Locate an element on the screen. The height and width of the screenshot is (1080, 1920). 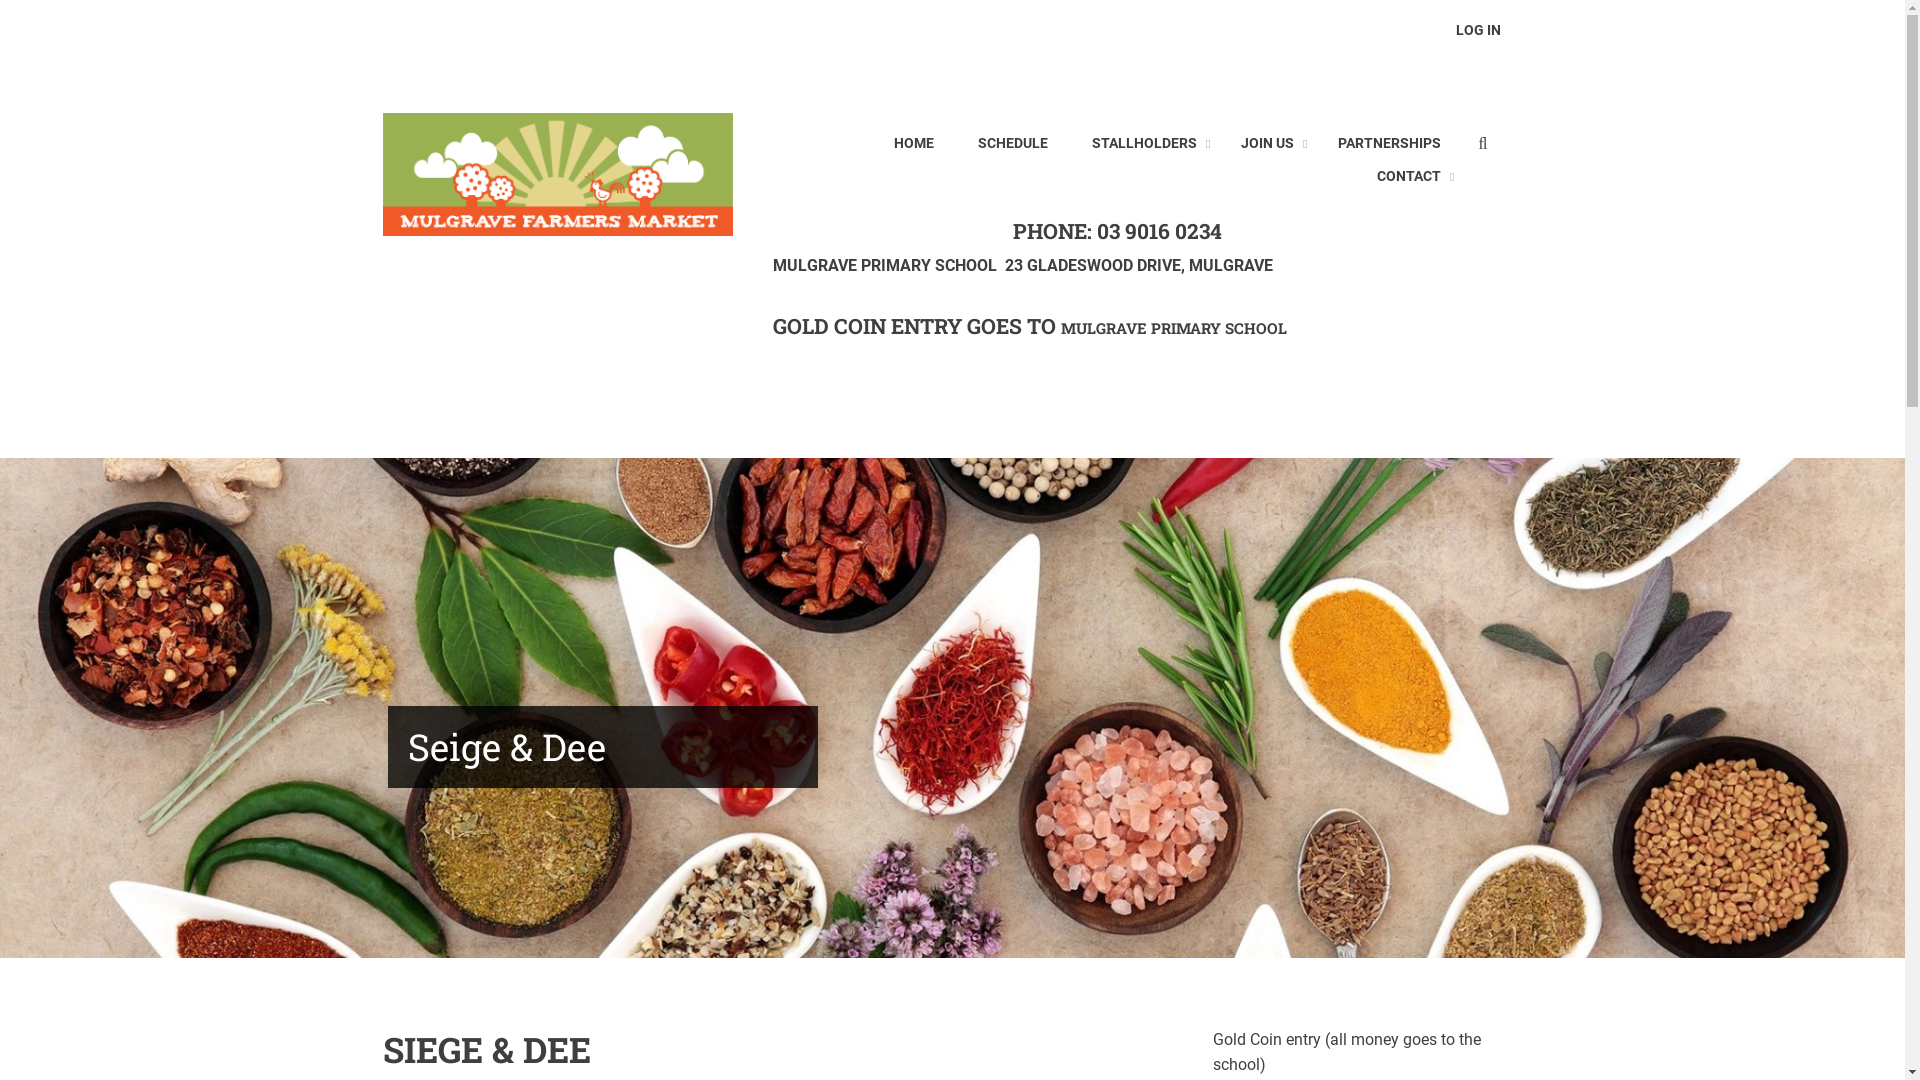
'LOG IN' is located at coordinates (1437, 31).